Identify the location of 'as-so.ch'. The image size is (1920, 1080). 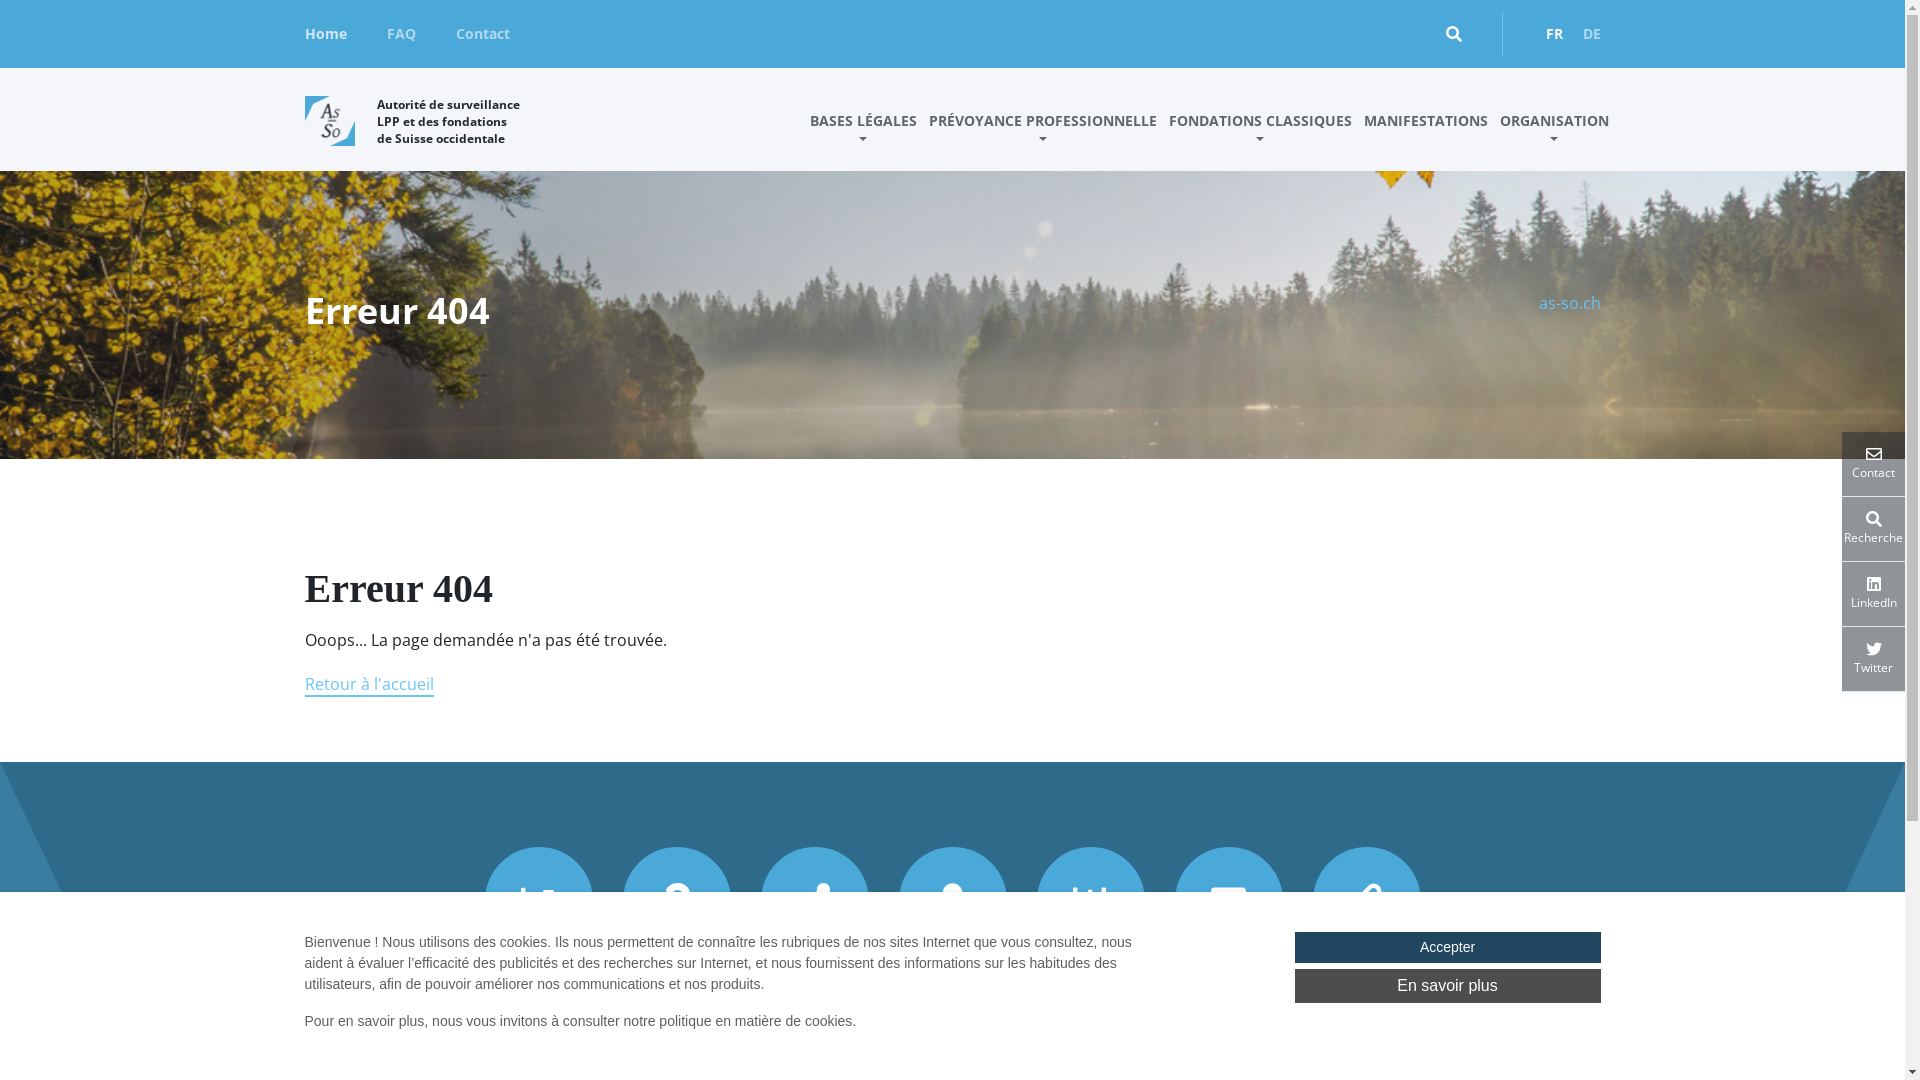
(1568, 303).